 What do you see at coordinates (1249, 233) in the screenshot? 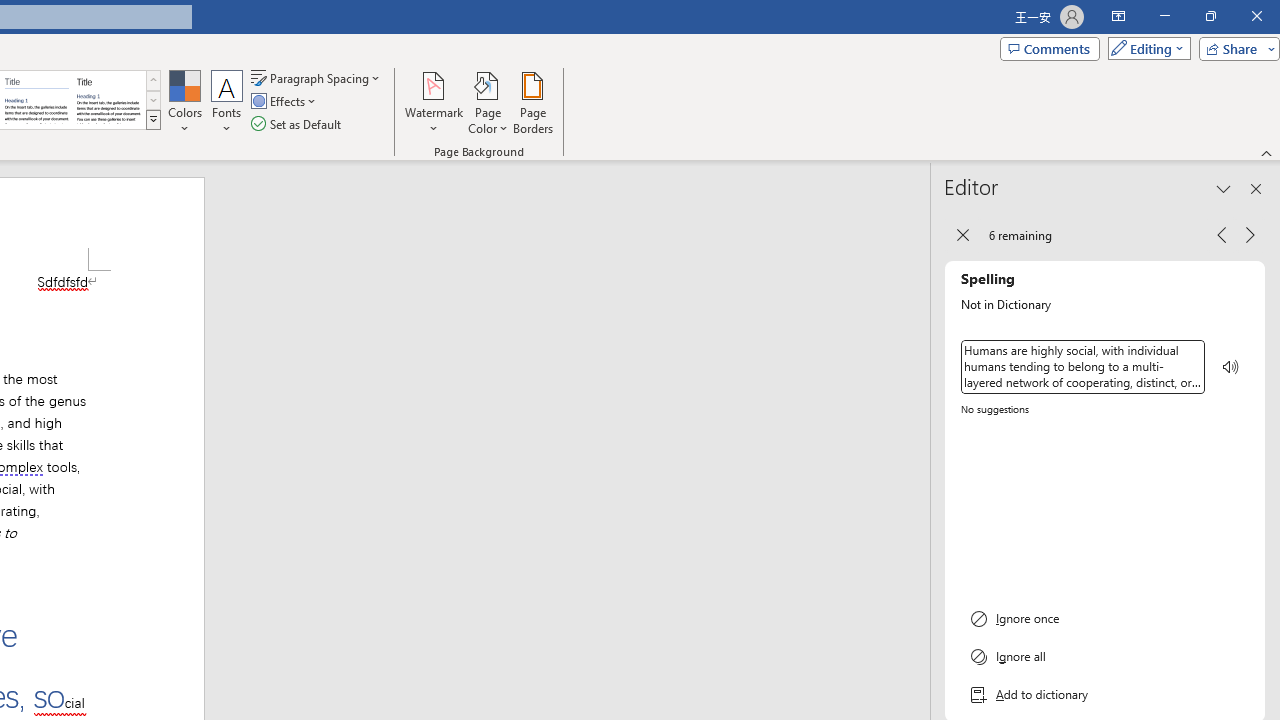
I see `'Next Issue, 6 remaining'` at bounding box center [1249, 233].